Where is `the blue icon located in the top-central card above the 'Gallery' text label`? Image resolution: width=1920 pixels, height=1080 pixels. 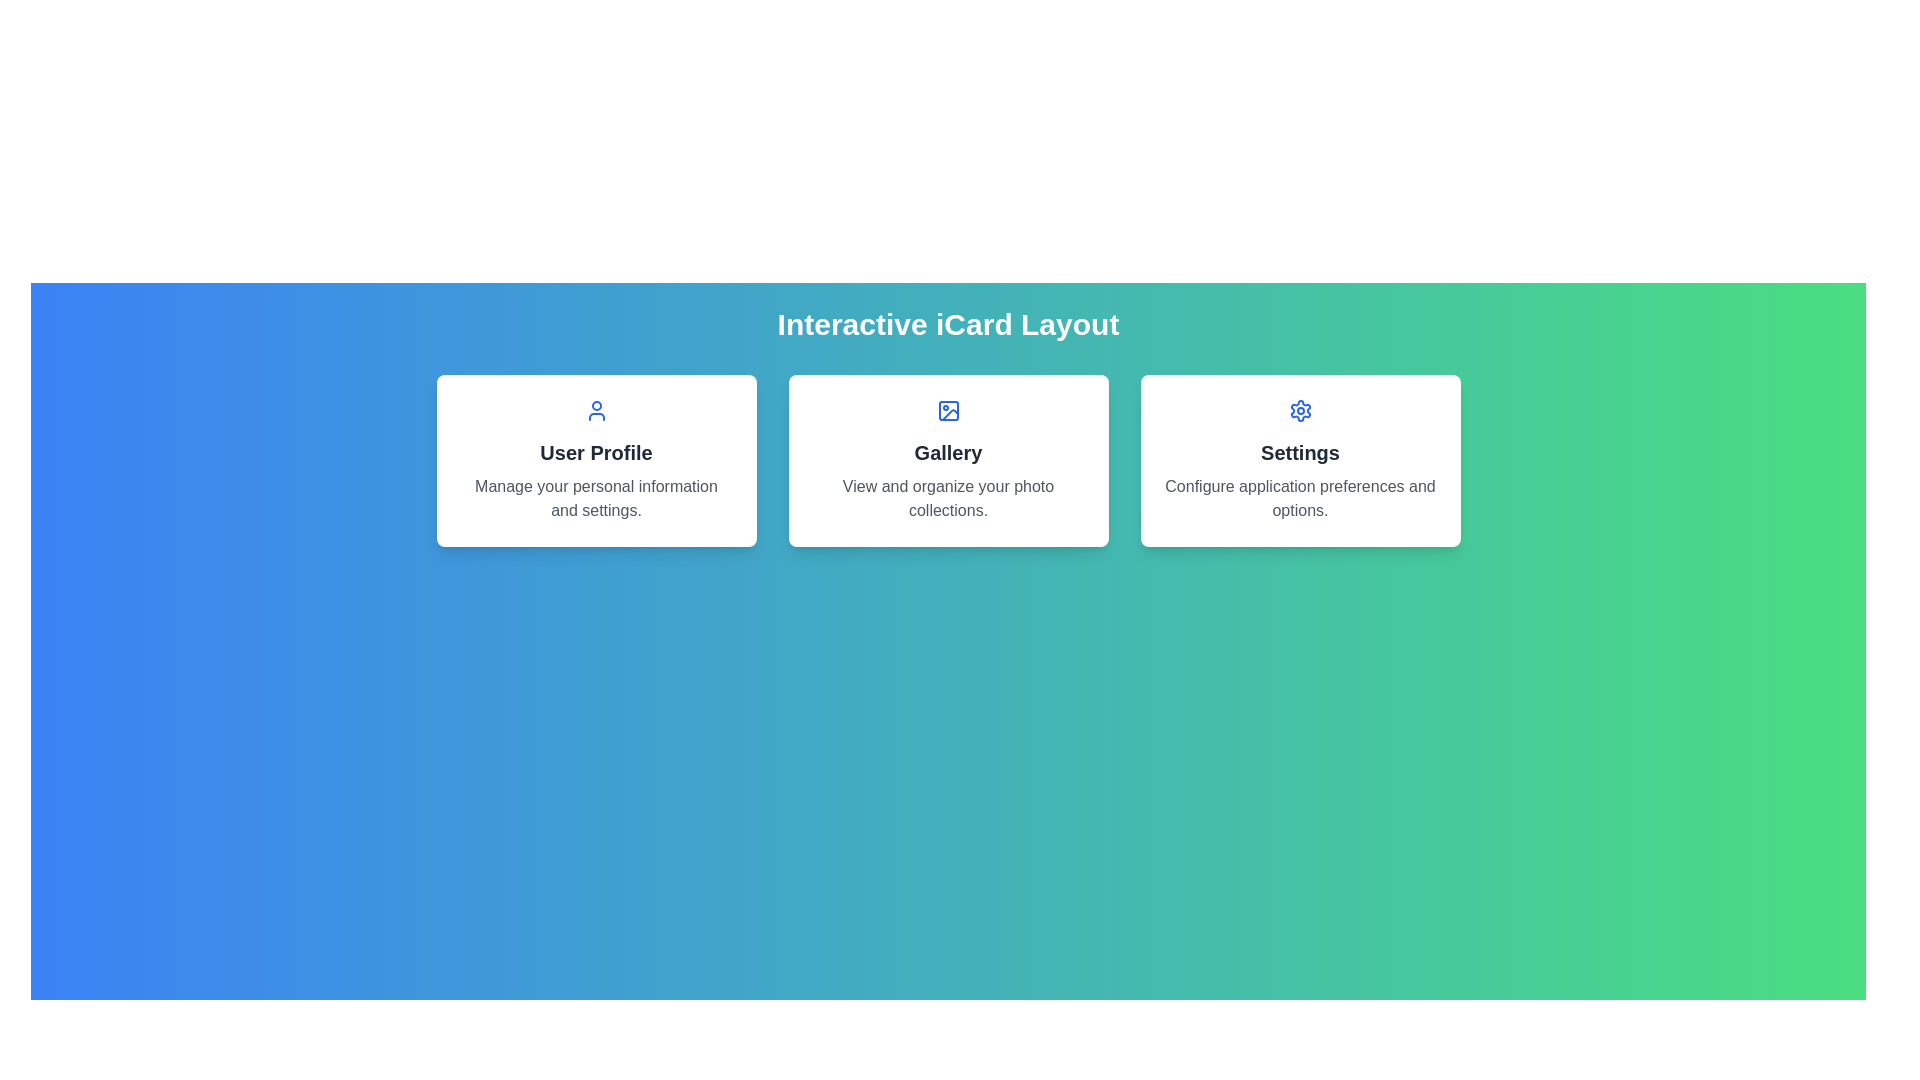 the blue icon located in the top-central card above the 'Gallery' text label is located at coordinates (947, 410).